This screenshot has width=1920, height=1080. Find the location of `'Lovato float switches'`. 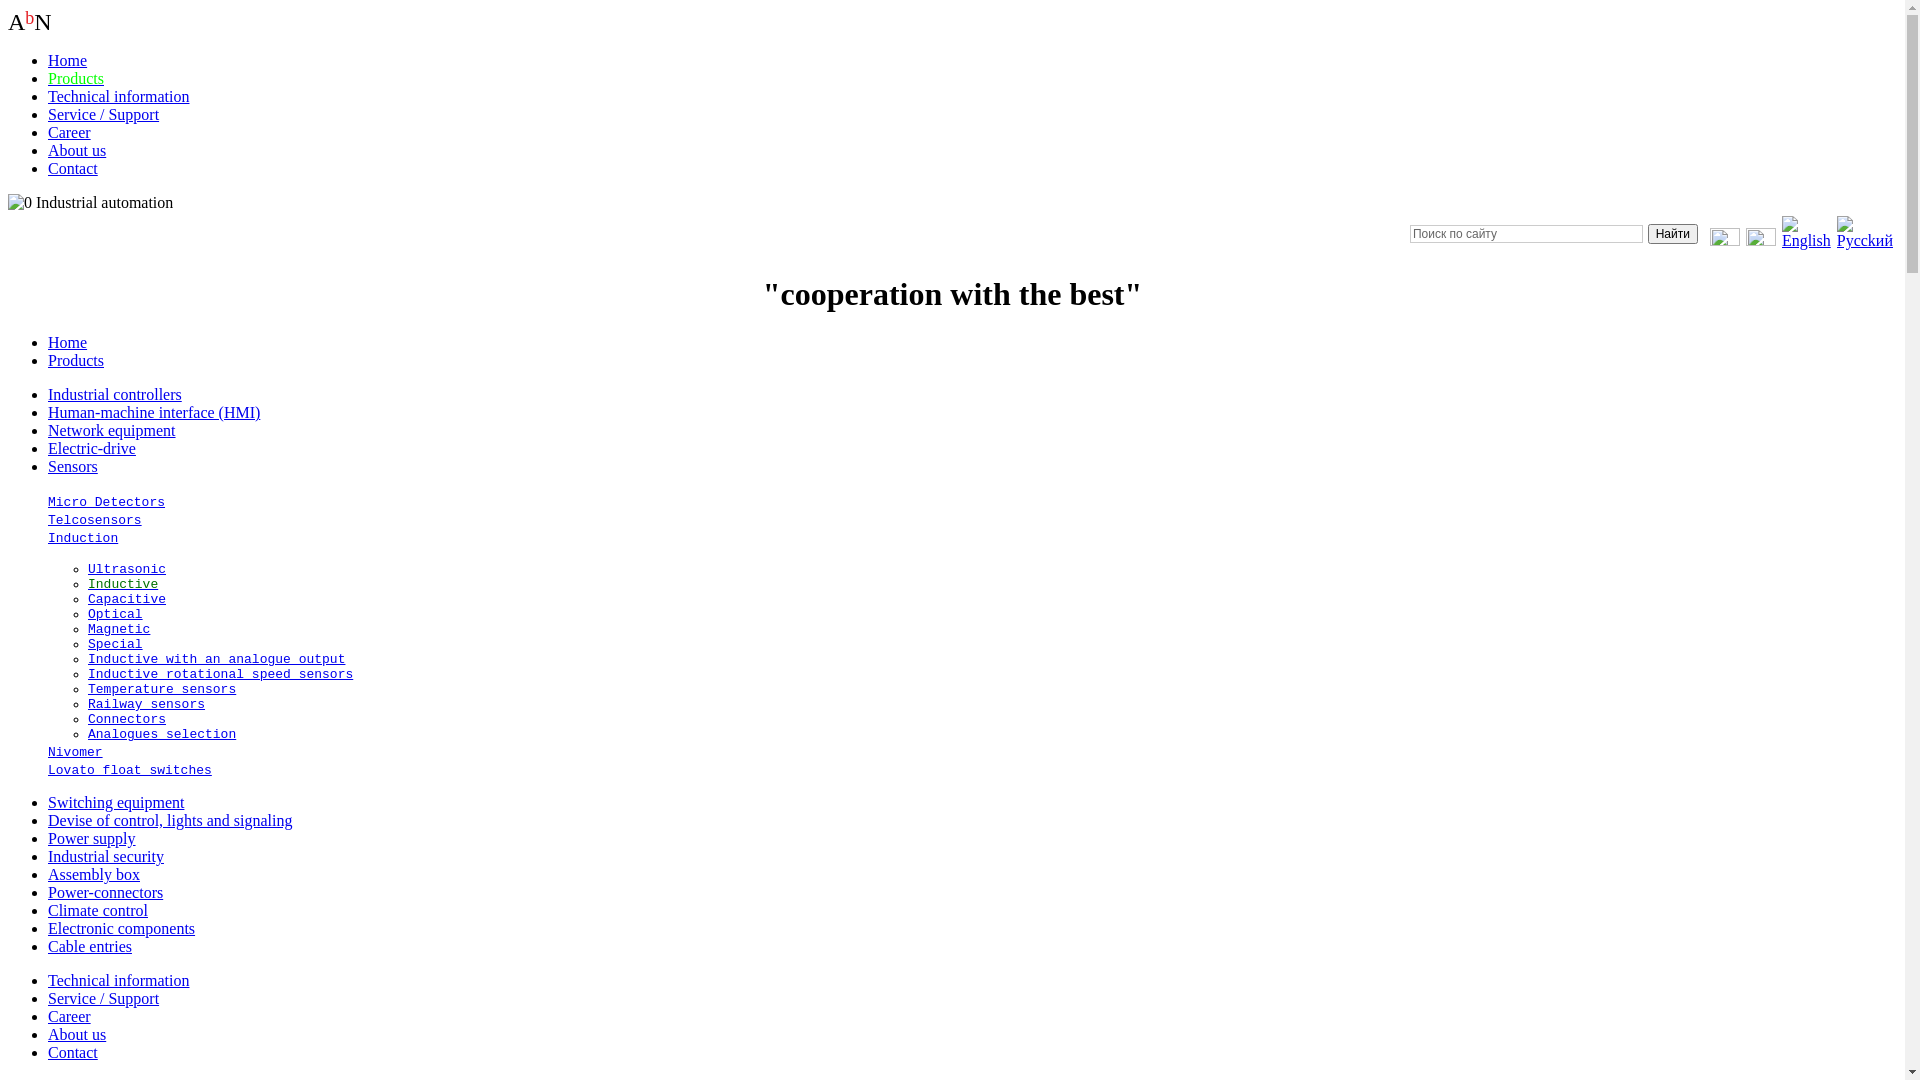

'Lovato float switches' is located at coordinates (48, 769).